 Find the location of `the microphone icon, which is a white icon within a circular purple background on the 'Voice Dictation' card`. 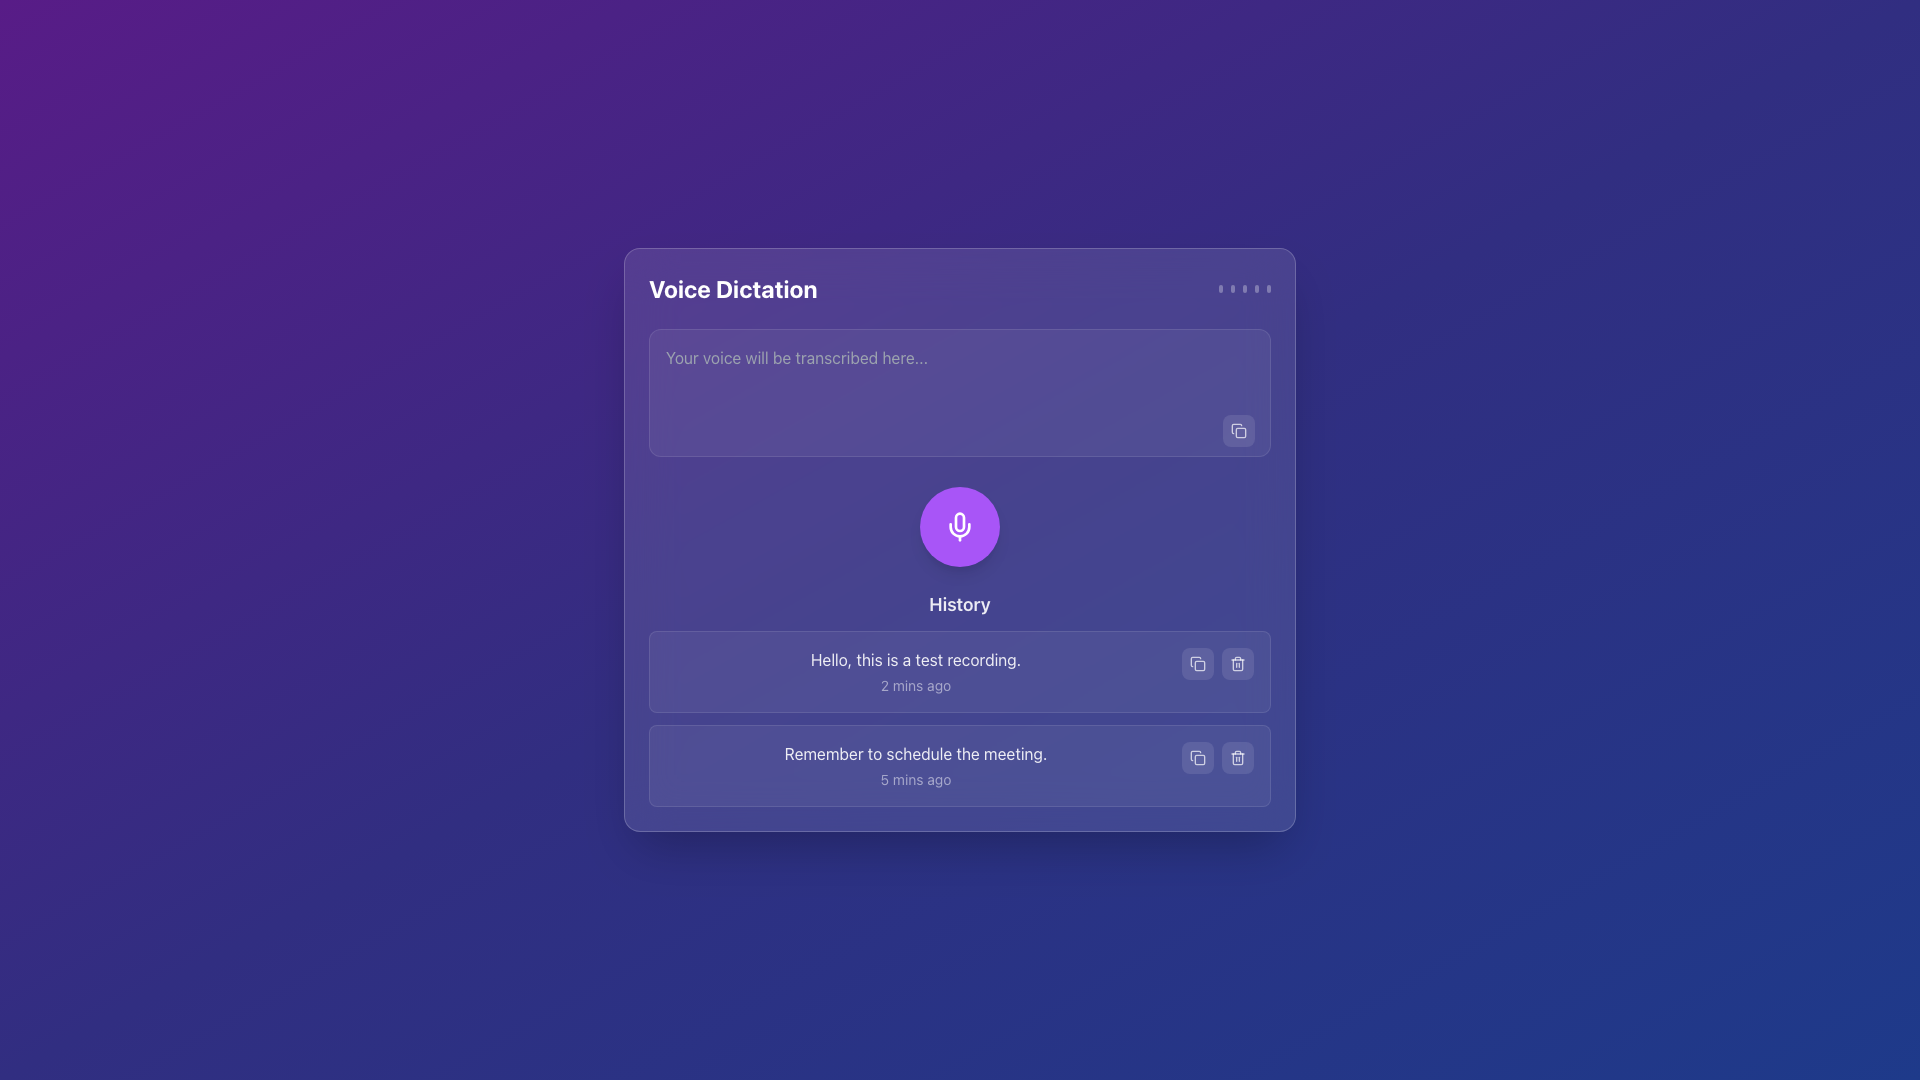

the microphone icon, which is a white icon within a circular purple background on the 'Voice Dictation' card is located at coordinates (960, 526).